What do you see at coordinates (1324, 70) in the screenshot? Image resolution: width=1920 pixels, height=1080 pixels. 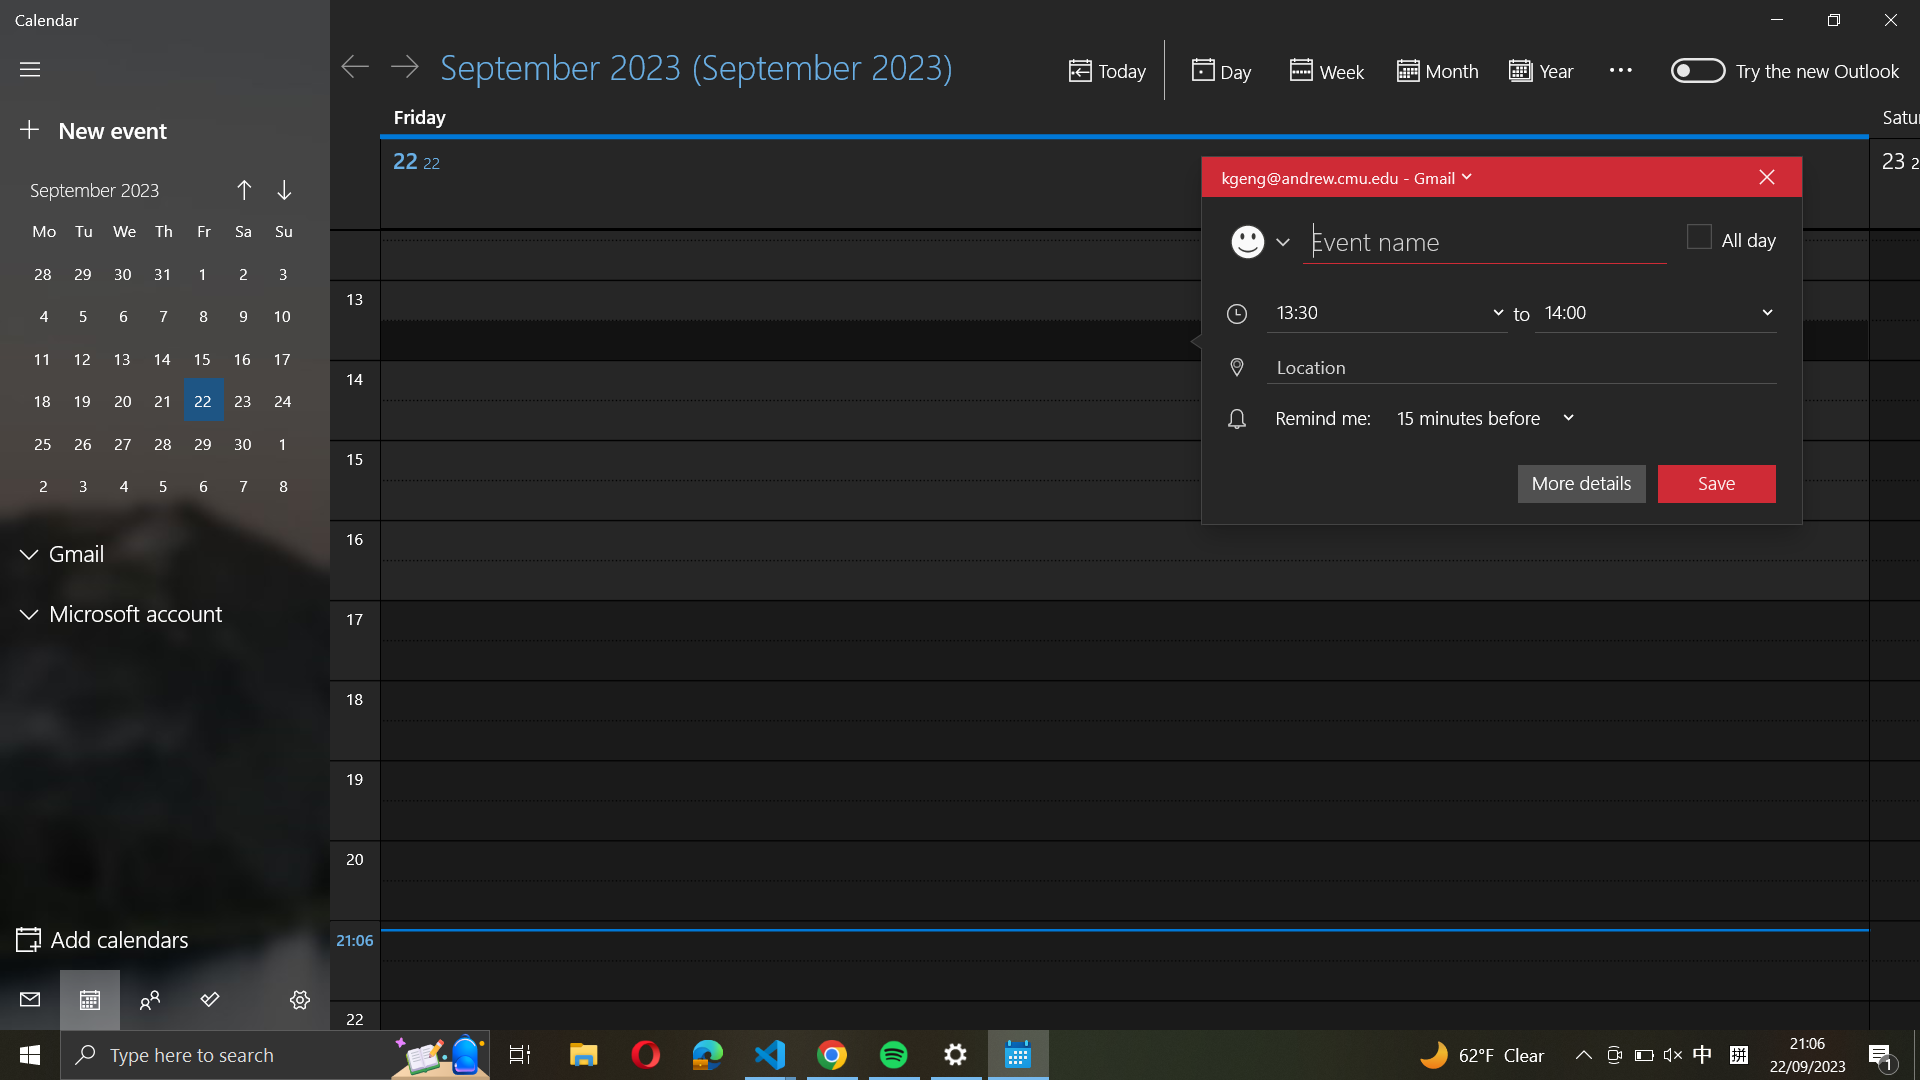 I see `View the weekly calendar` at bounding box center [1324, 70].